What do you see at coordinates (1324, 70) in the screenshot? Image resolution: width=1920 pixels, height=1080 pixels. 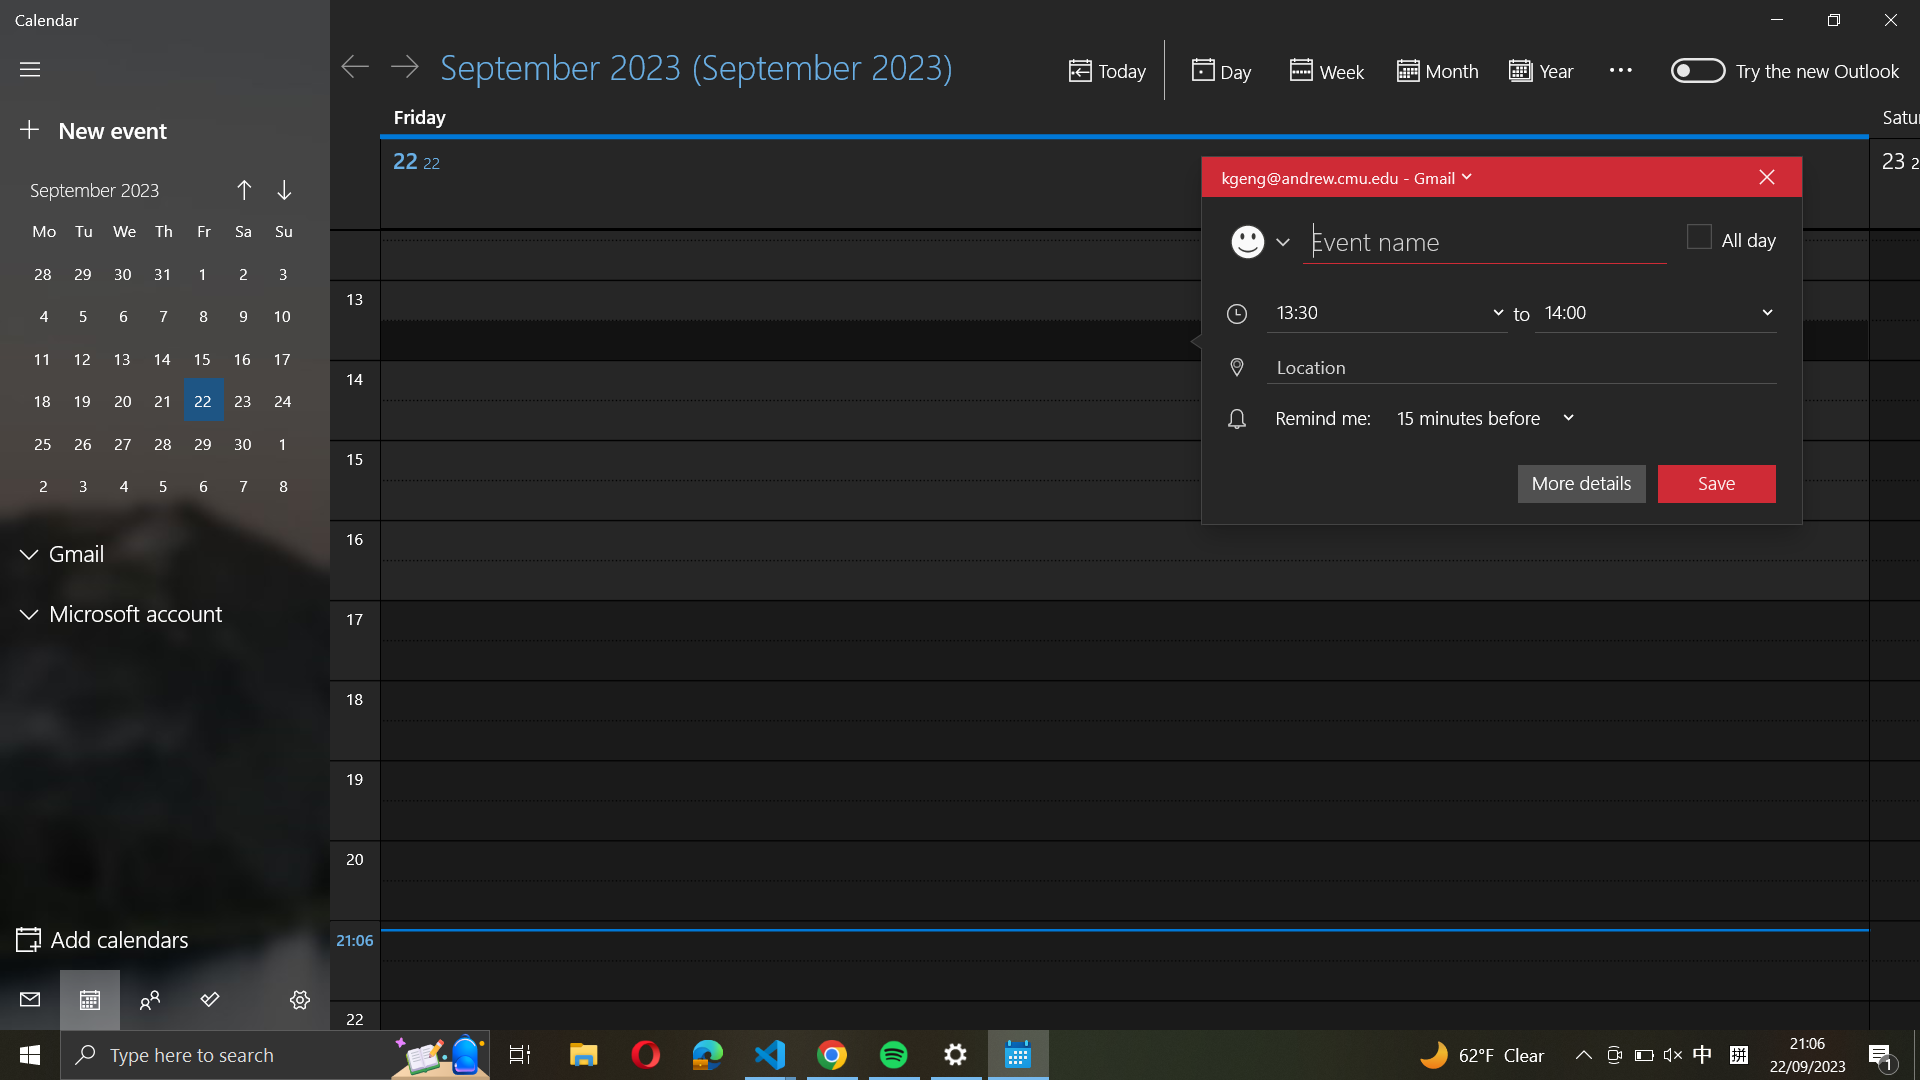 I see `View the weekly calendar` at bounding box center [1324, 70].